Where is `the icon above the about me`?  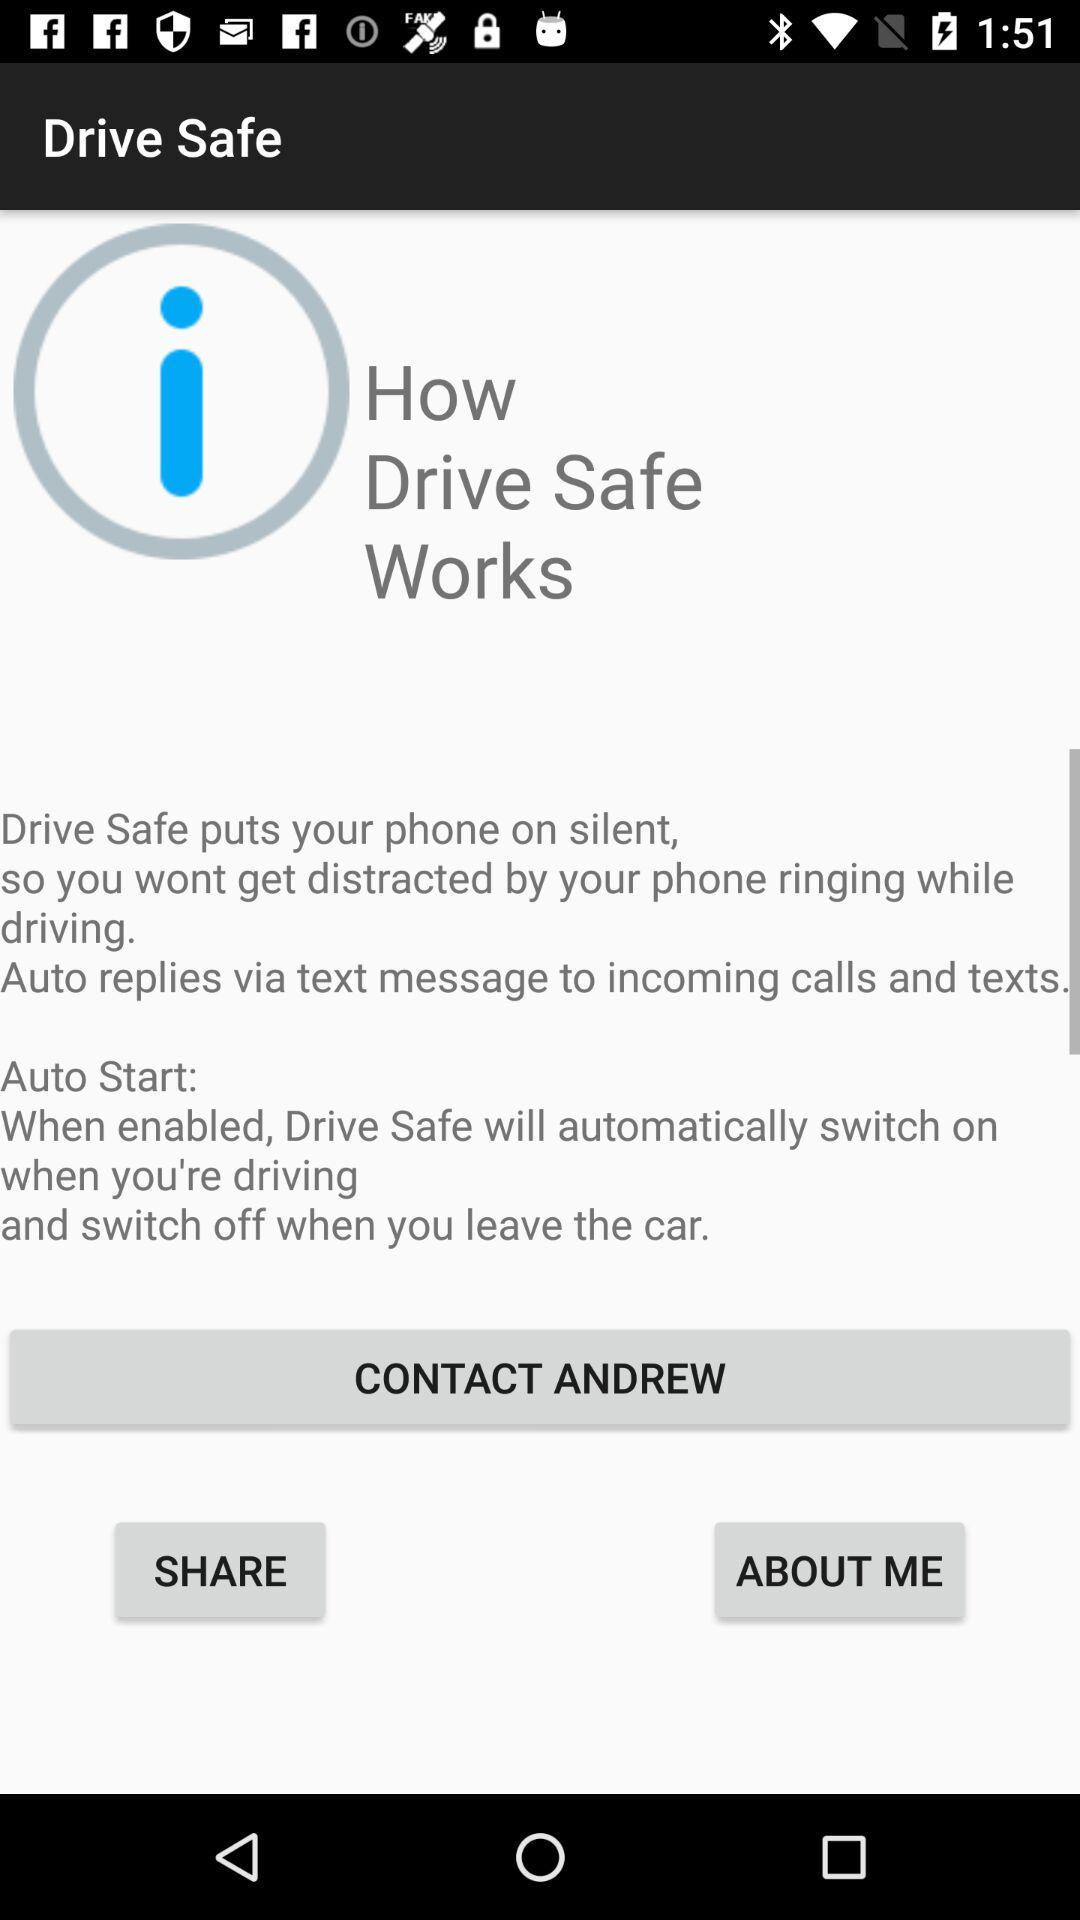 the icon above the about me is located at coordinates (540, 1376).